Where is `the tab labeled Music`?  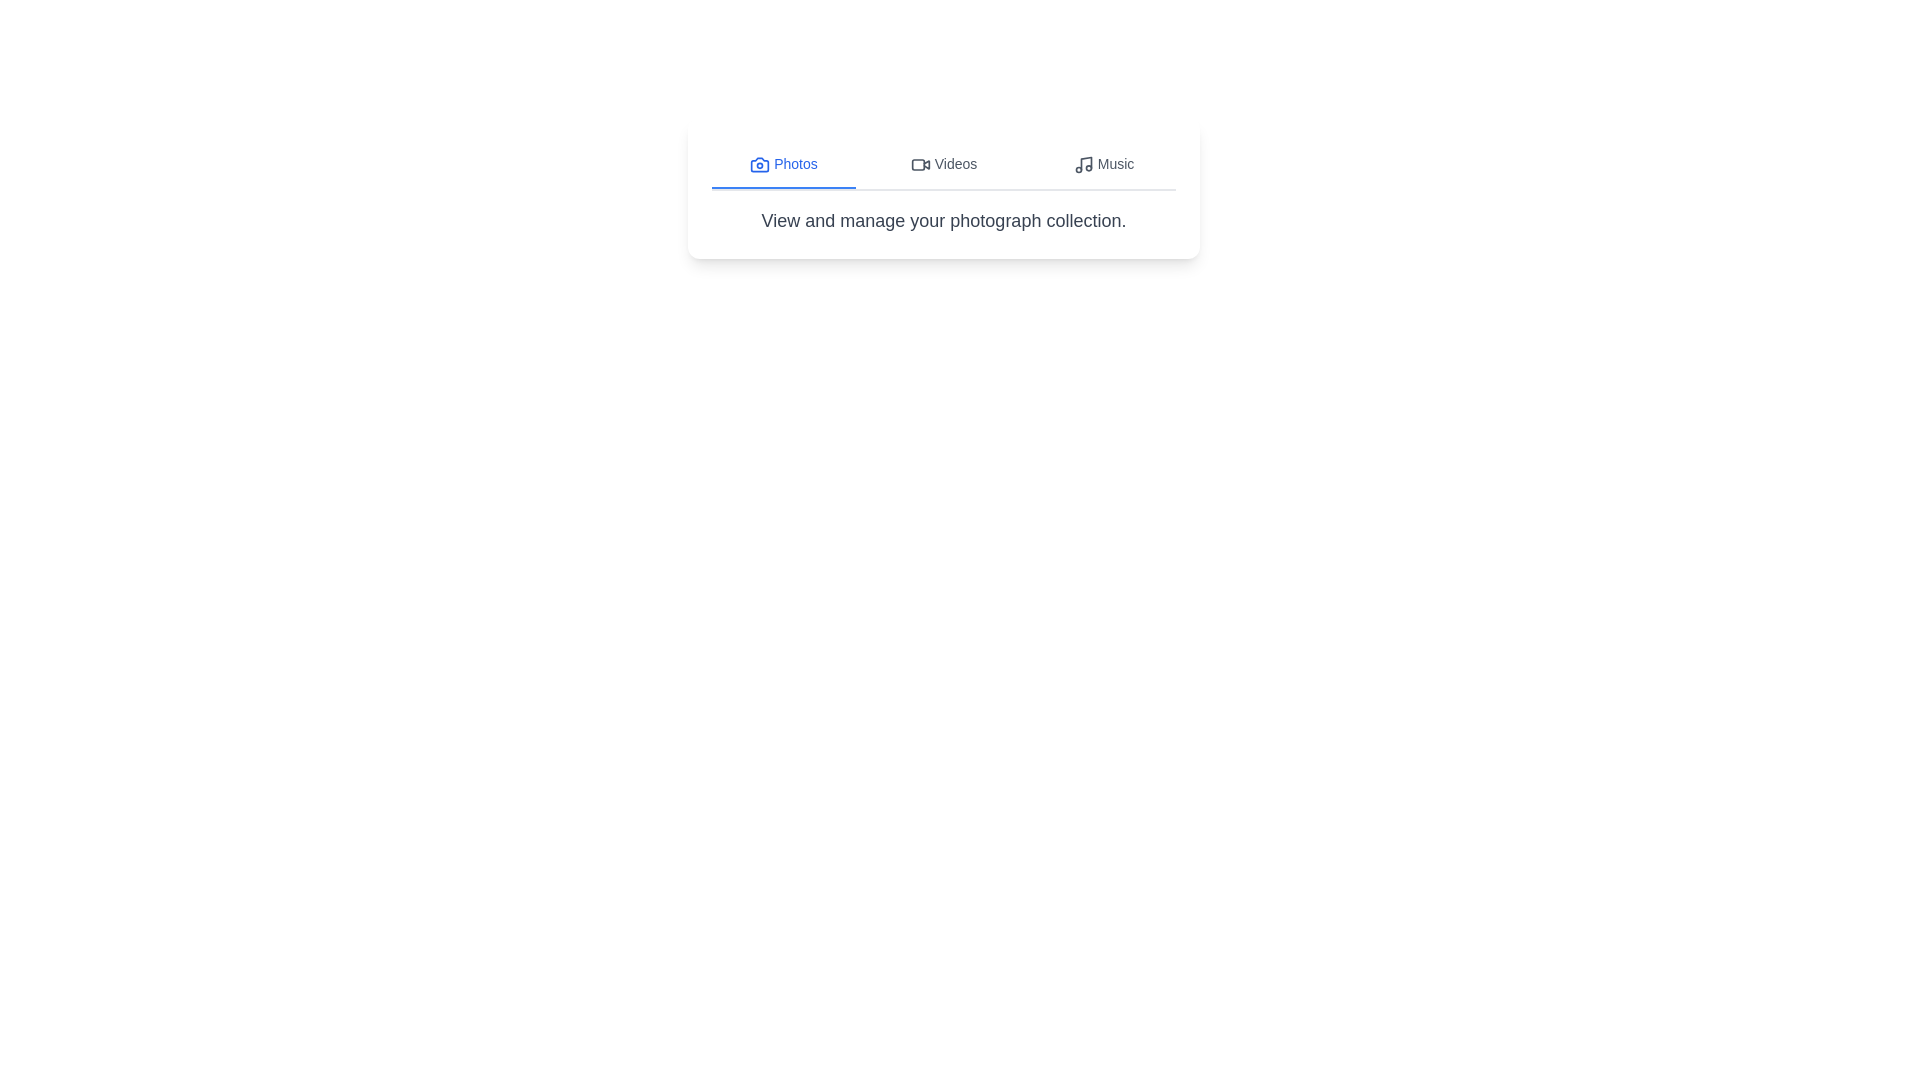 the tab labeled Music is located at coordinates (1103, 164).